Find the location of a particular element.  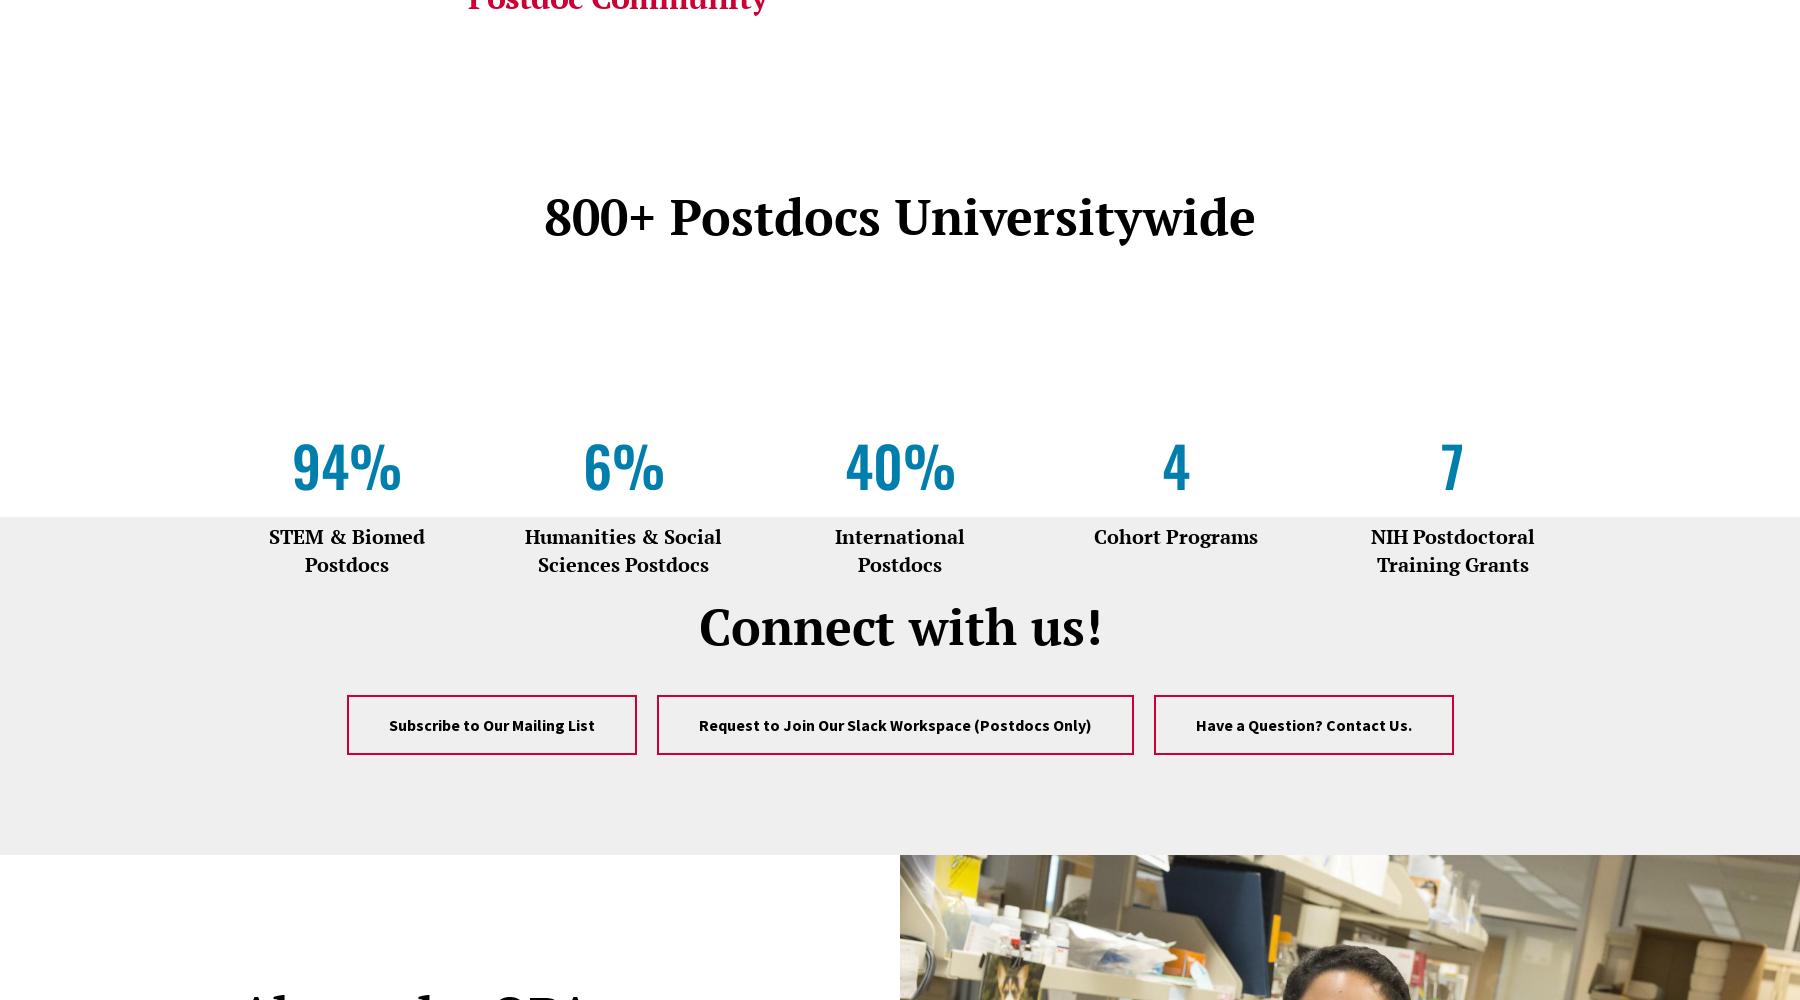

'Have a Question? Contact Us.' is located at coordinates (1194, 723).